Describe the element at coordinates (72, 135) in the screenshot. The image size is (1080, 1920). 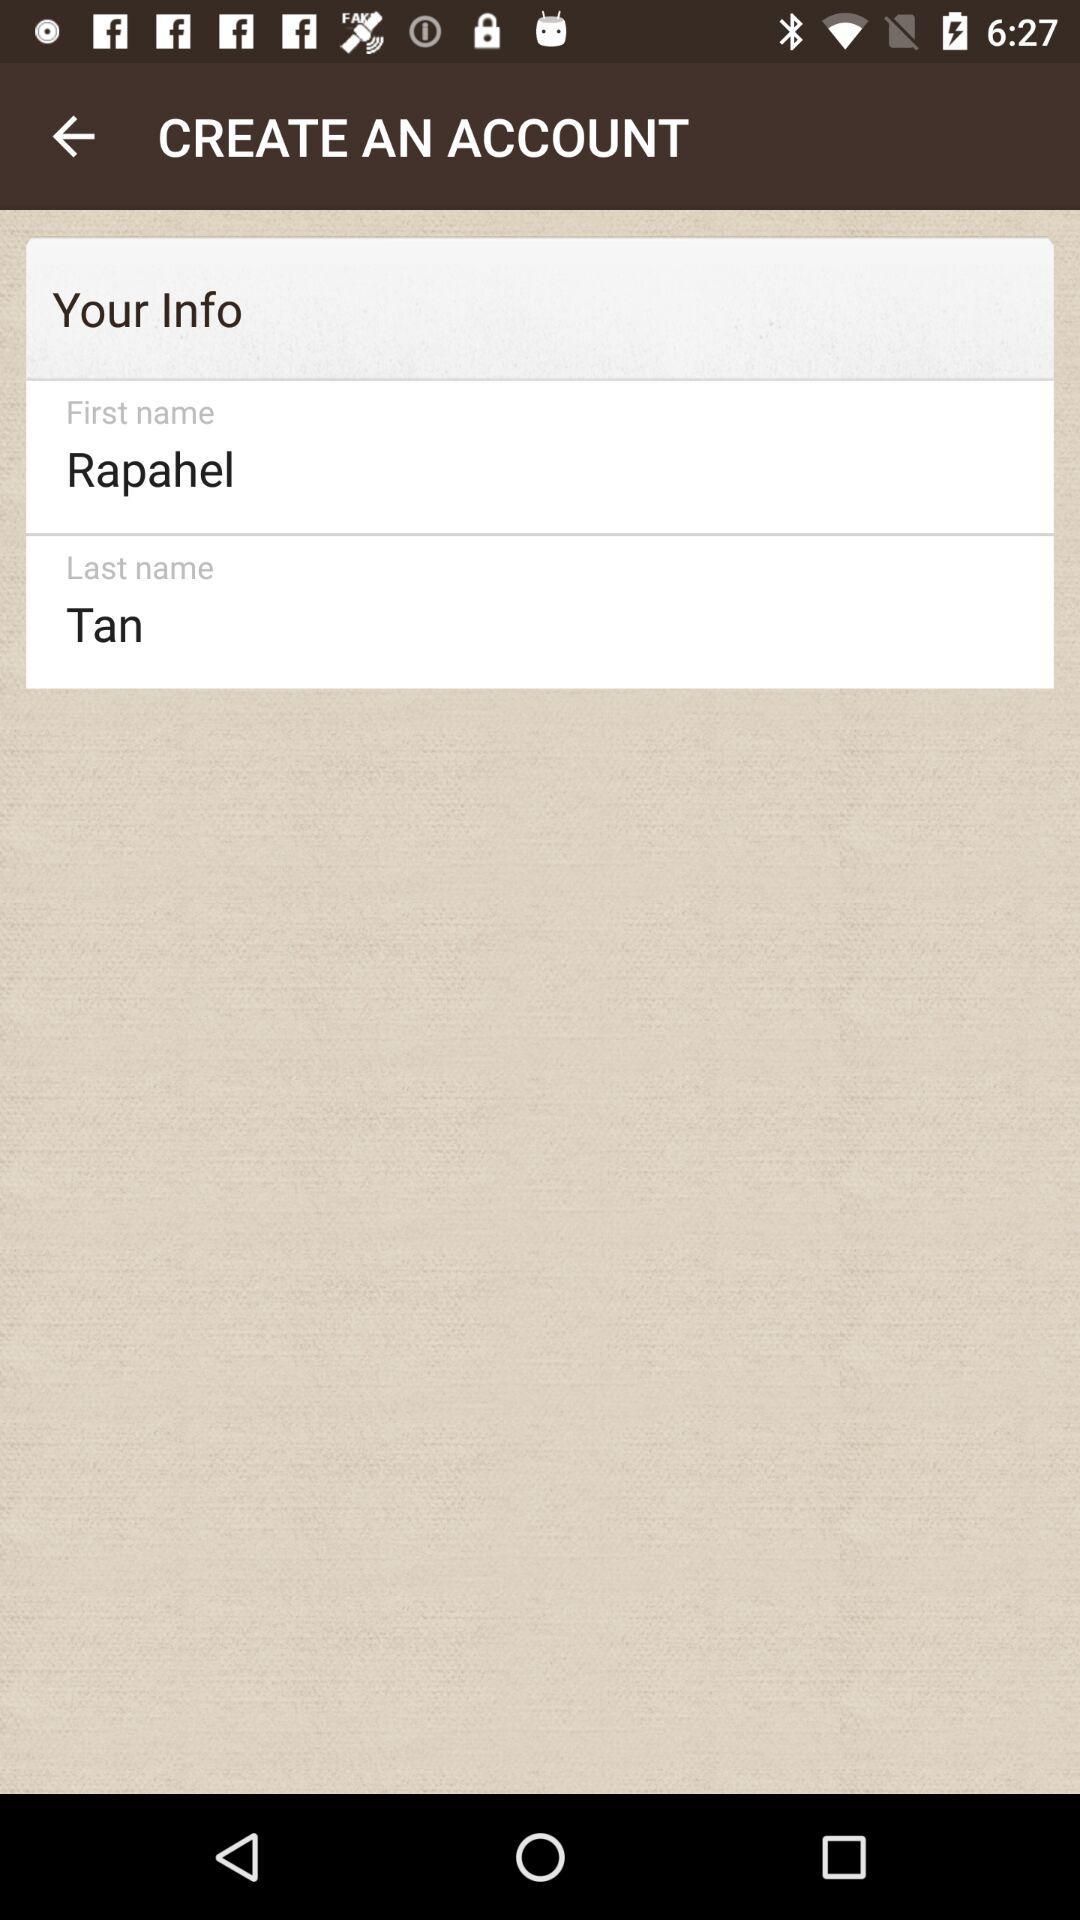
I see `the icon above the your info item` at that location.